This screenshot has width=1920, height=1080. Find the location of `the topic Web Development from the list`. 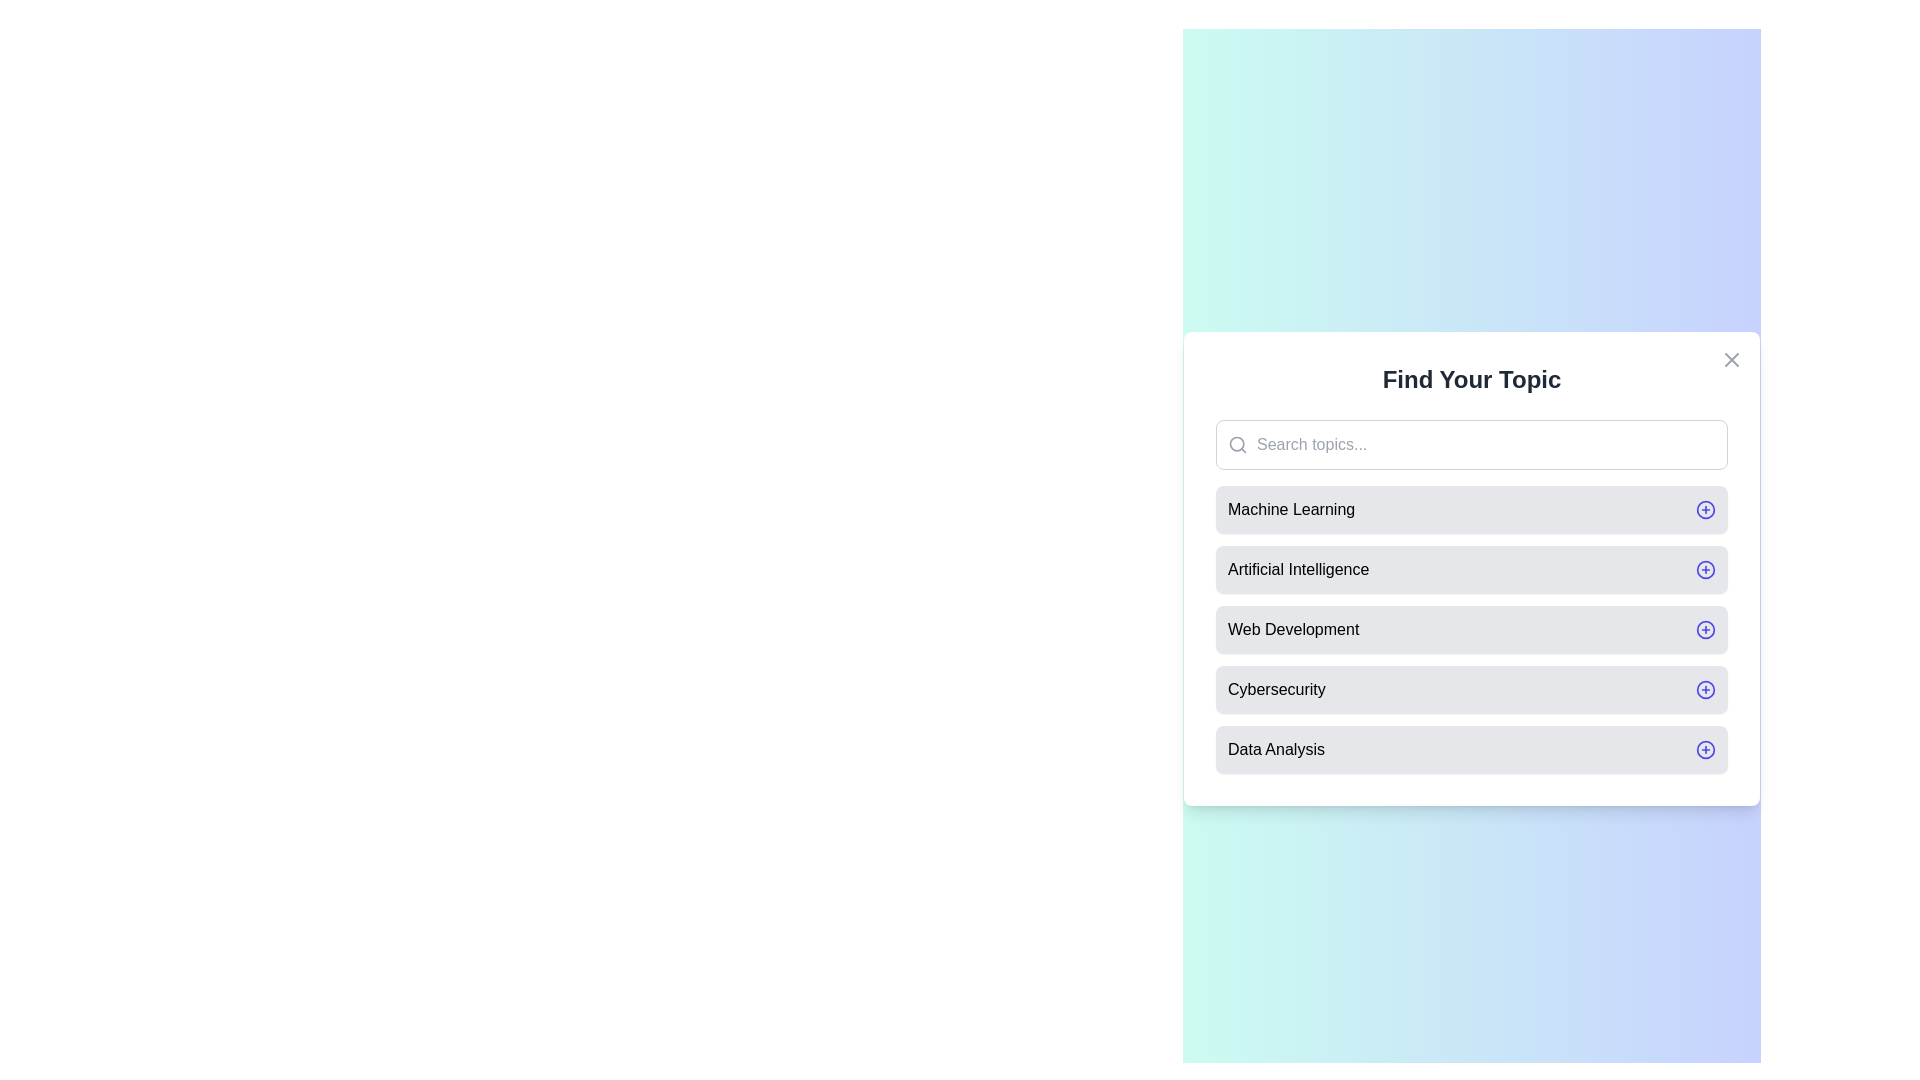

the topic Web Development from the list is located at coordinates (1472, 628).